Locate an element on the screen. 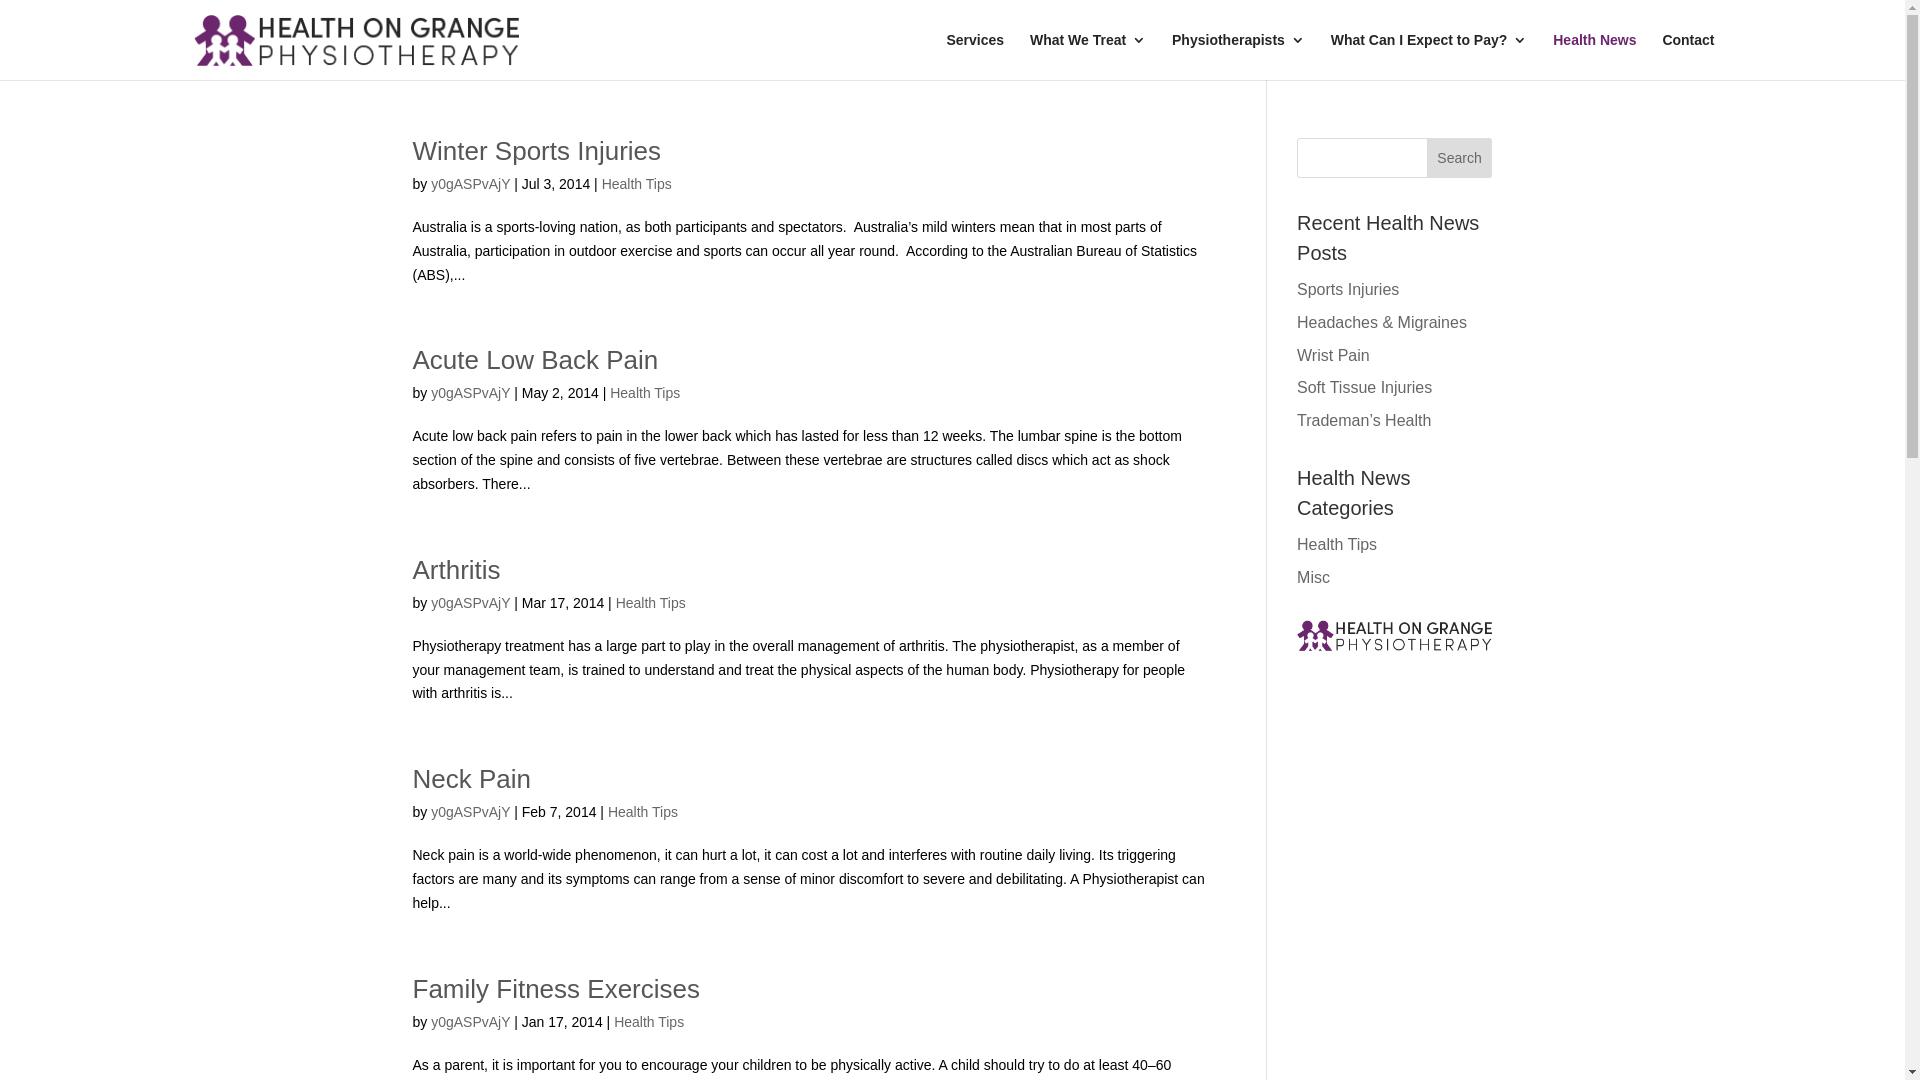  'Winter Sports Injuries' is located at coordinates (536, 149).